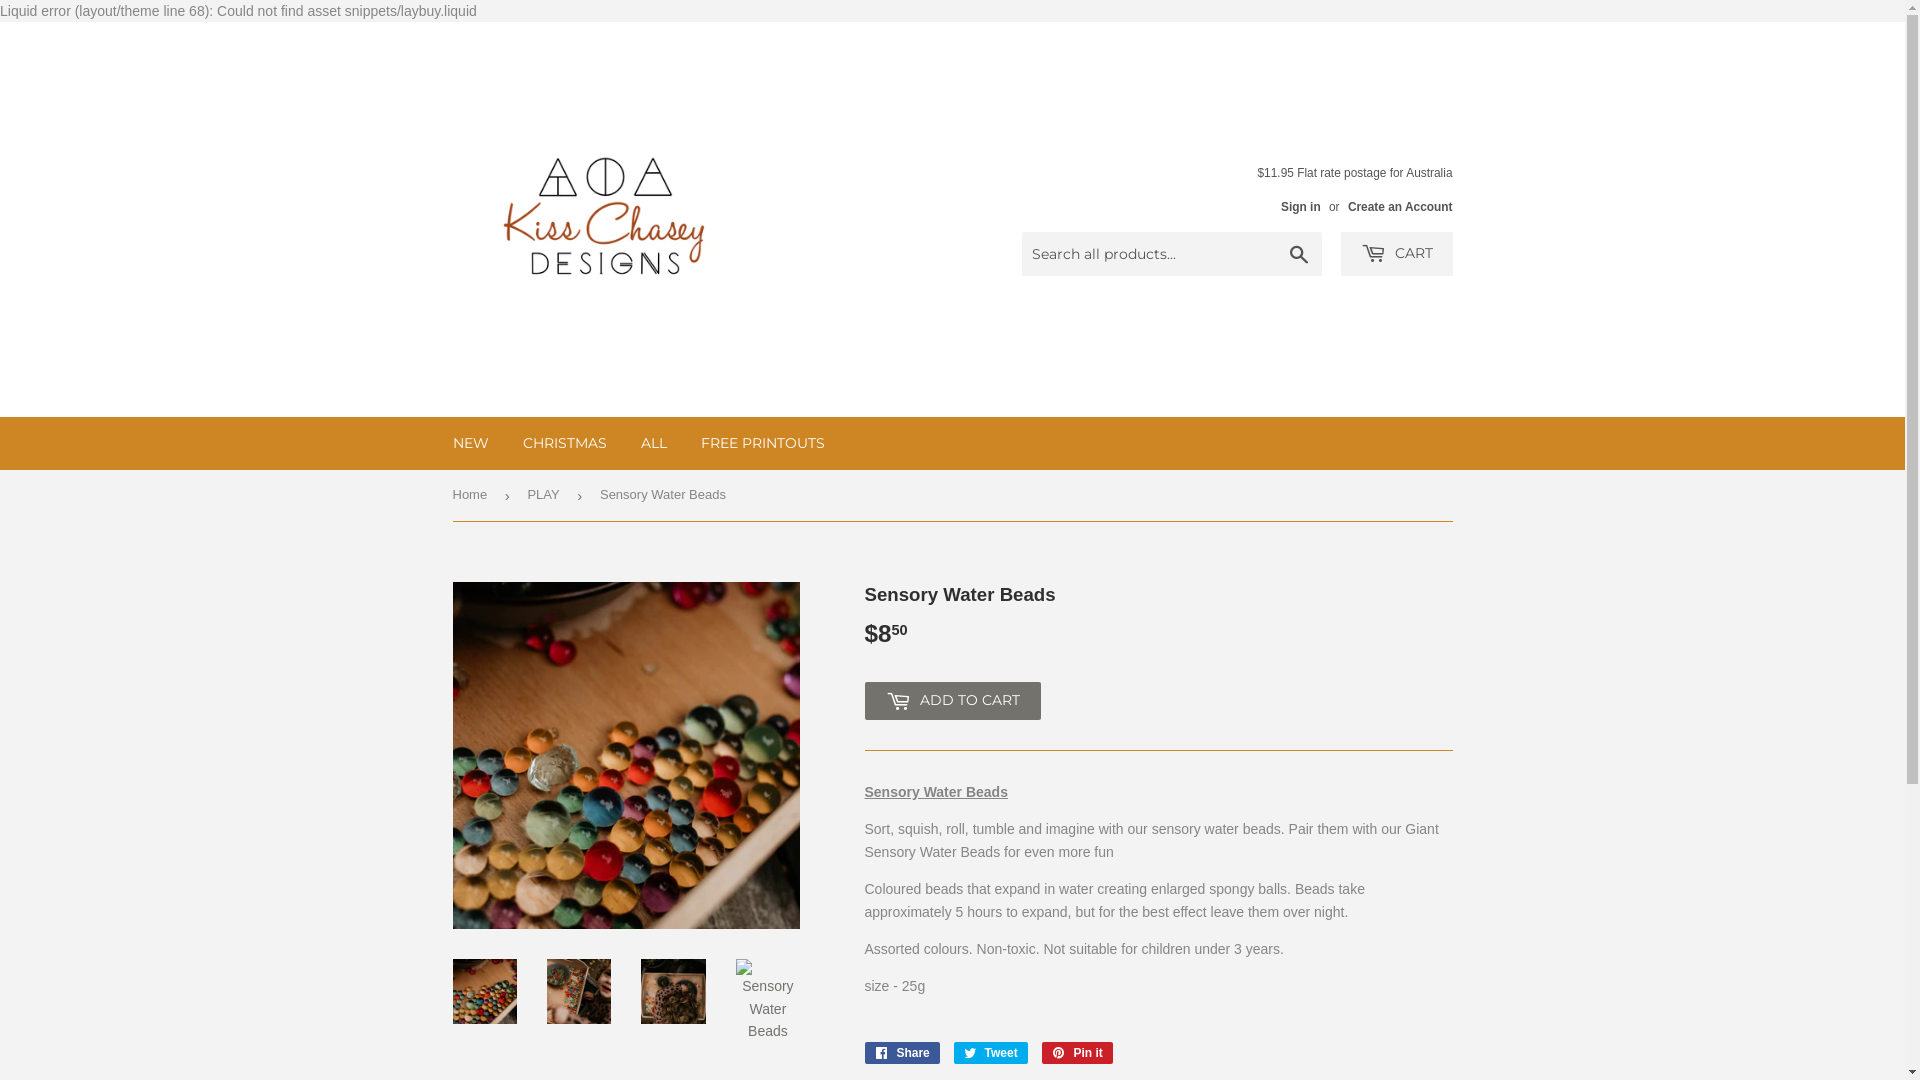 Image resolution: width=1920 pixels, height=1080 pixels. I want to click on 'Create an Account', so click(1399, 207).